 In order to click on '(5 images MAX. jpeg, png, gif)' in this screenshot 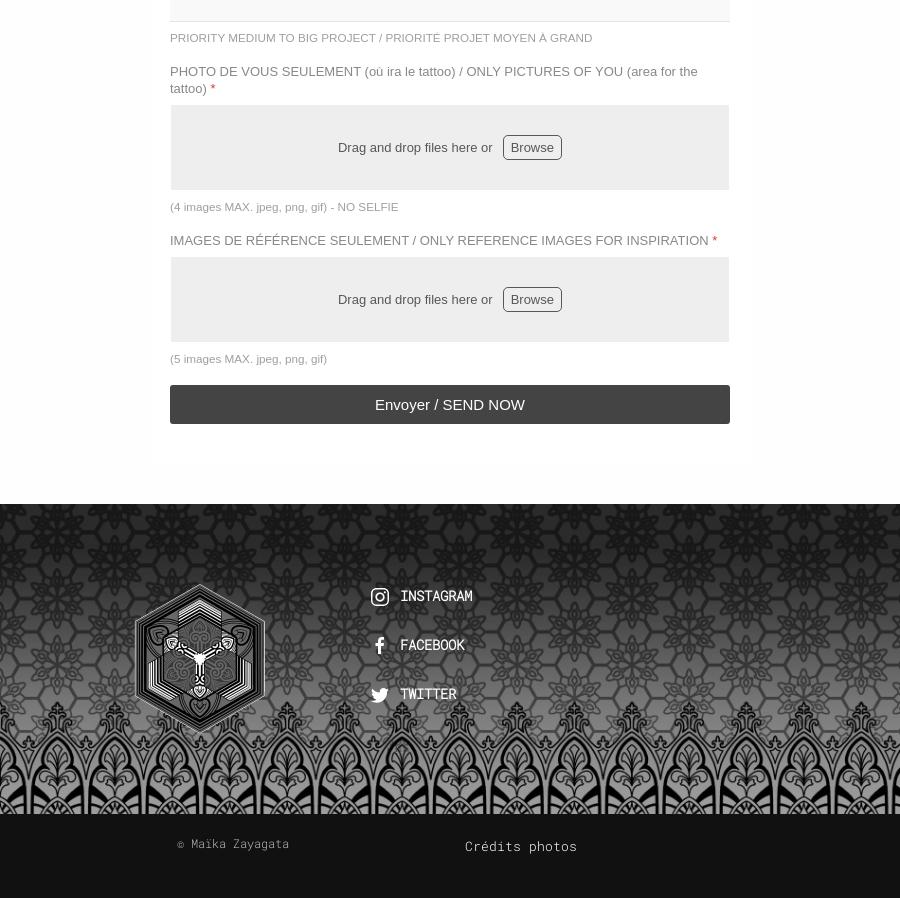, I will do `click(247, 357)`.